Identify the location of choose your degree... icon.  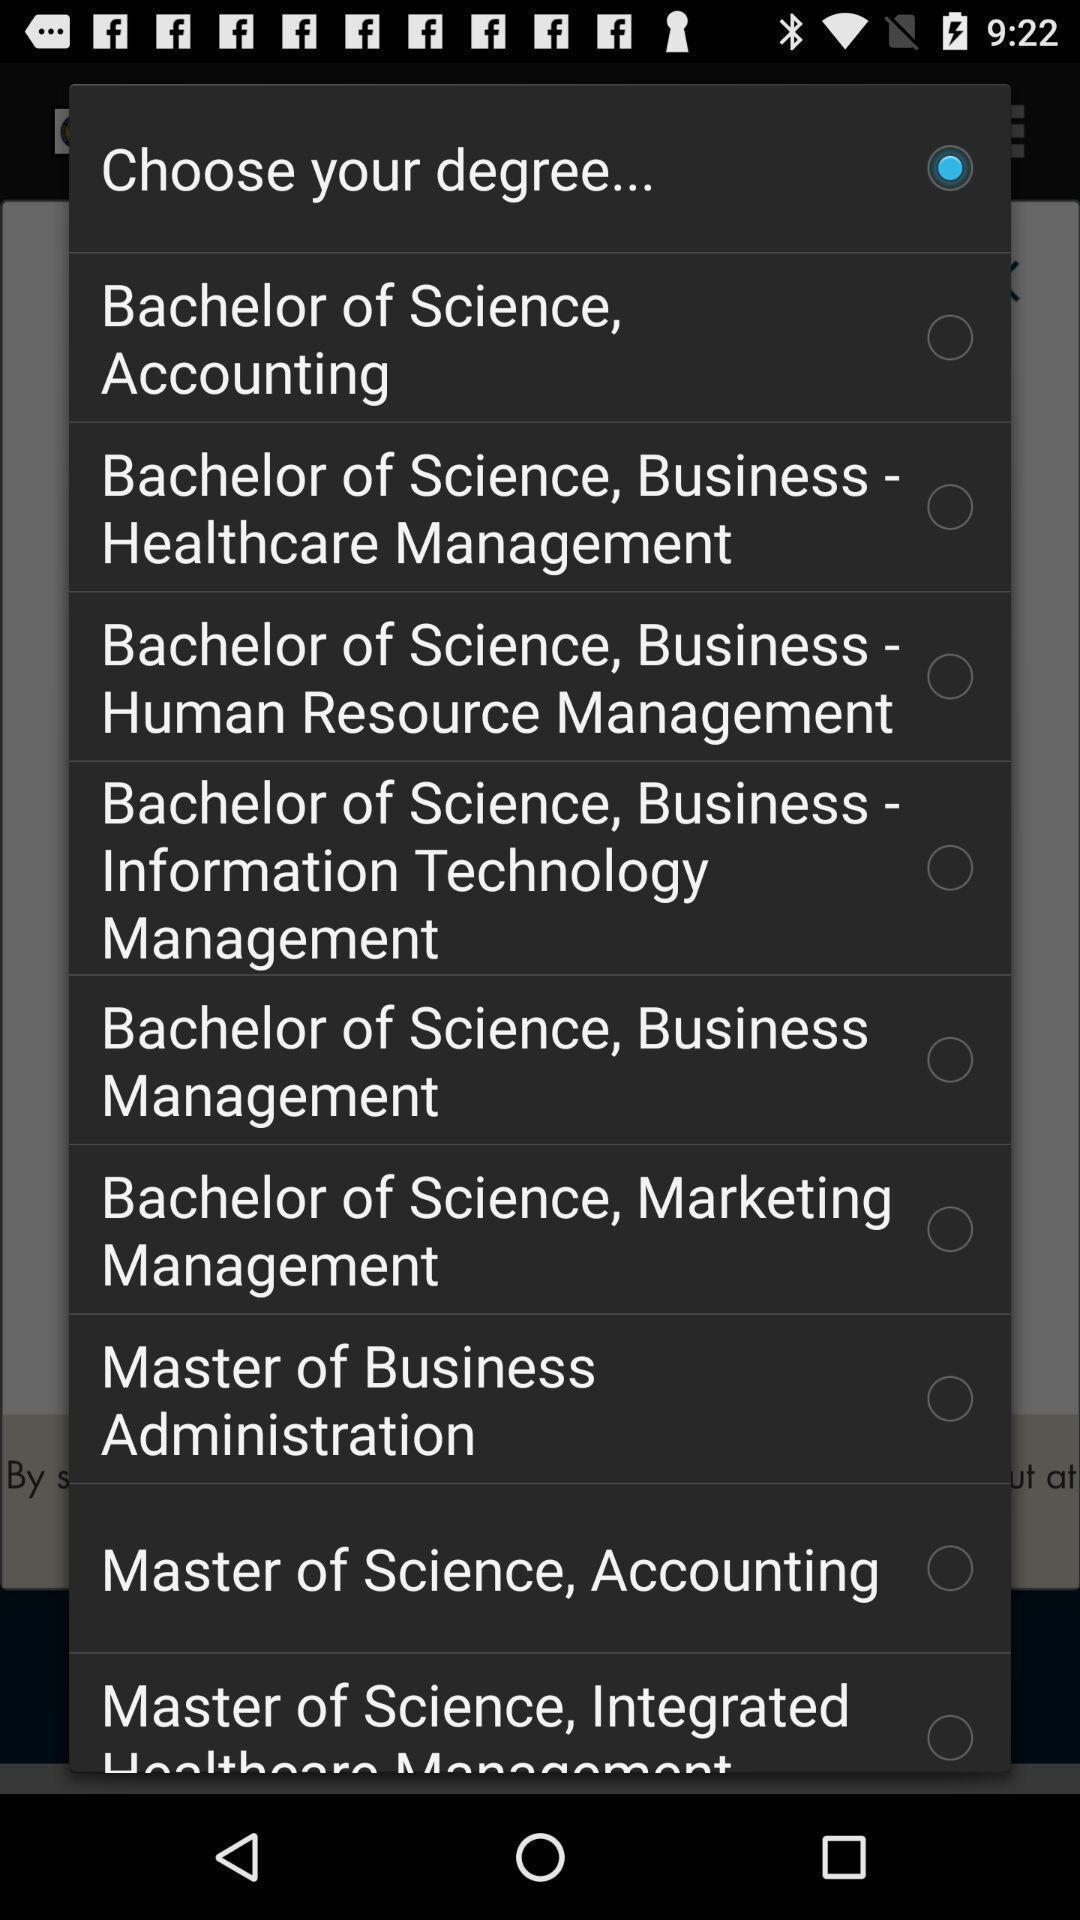
(540, 168).